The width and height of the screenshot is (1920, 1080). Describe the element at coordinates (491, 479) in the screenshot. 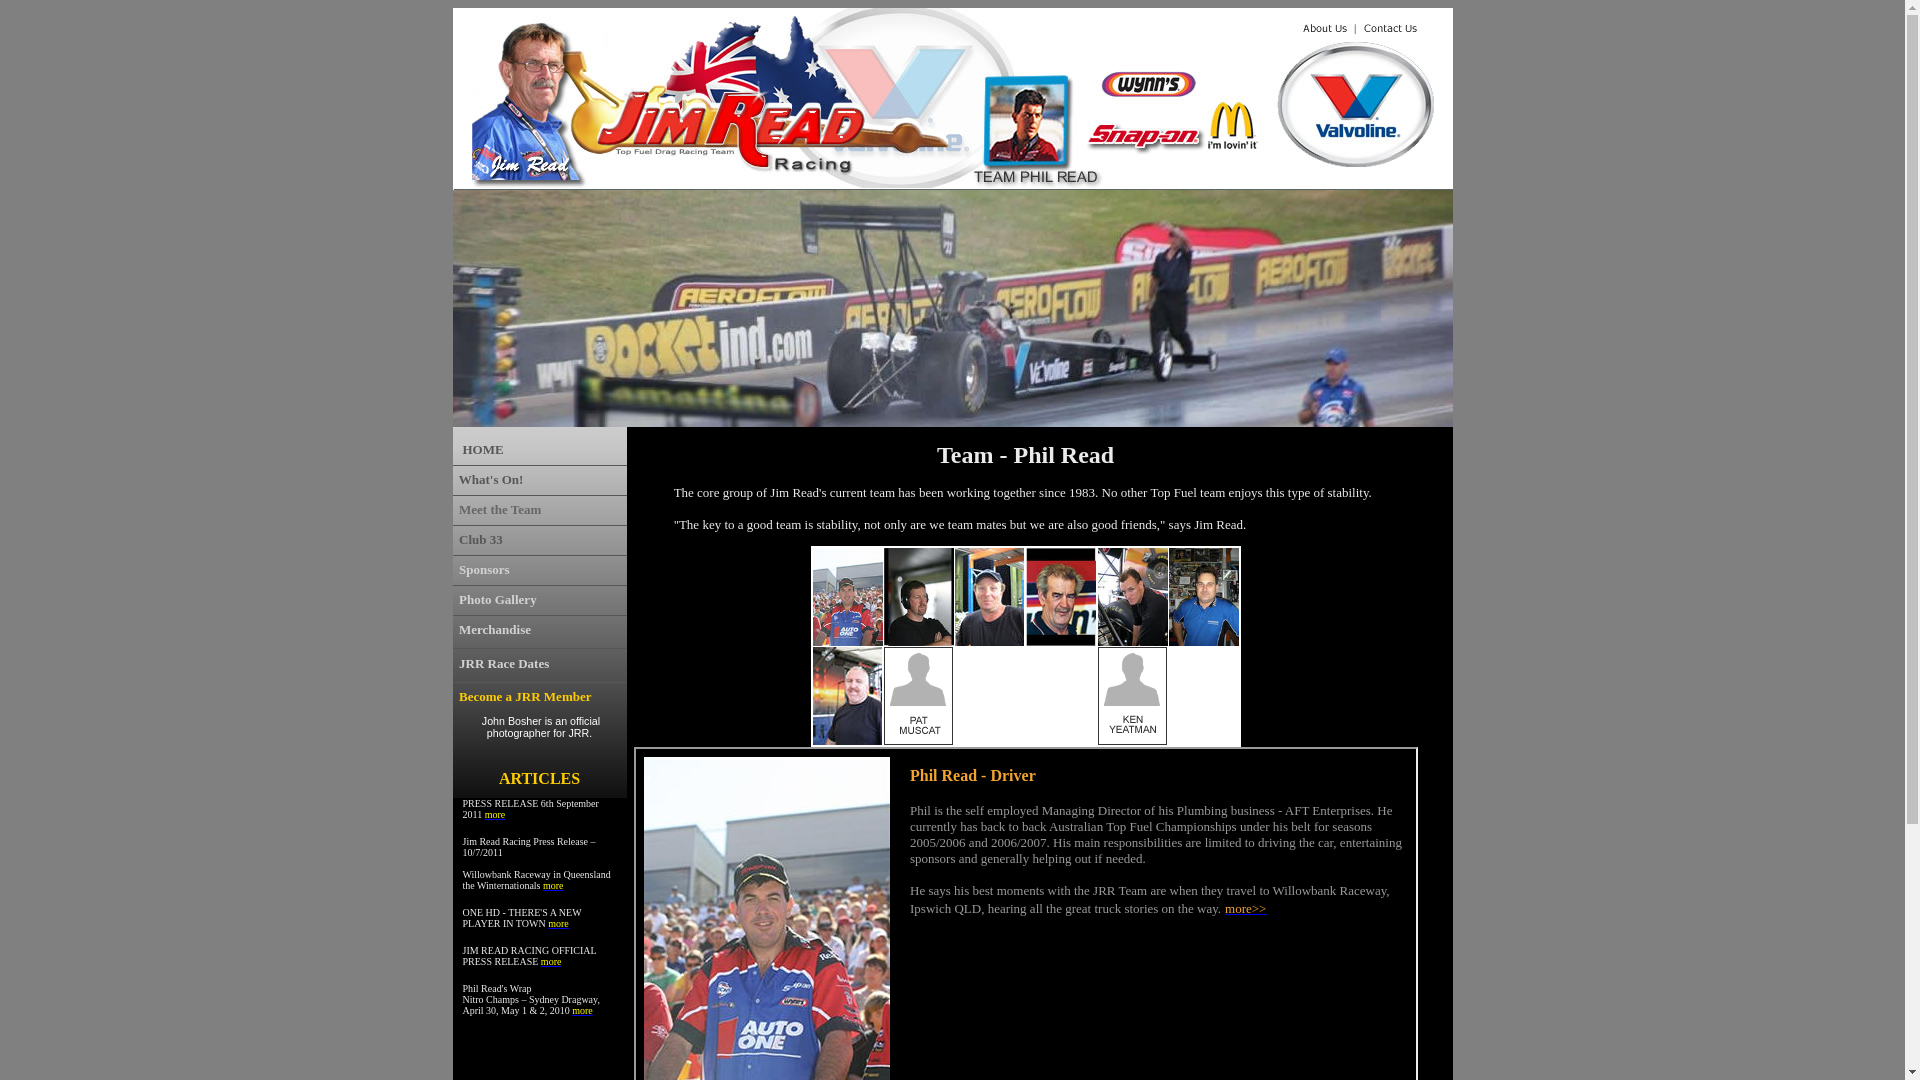

I see `'What's On!'` at that location.